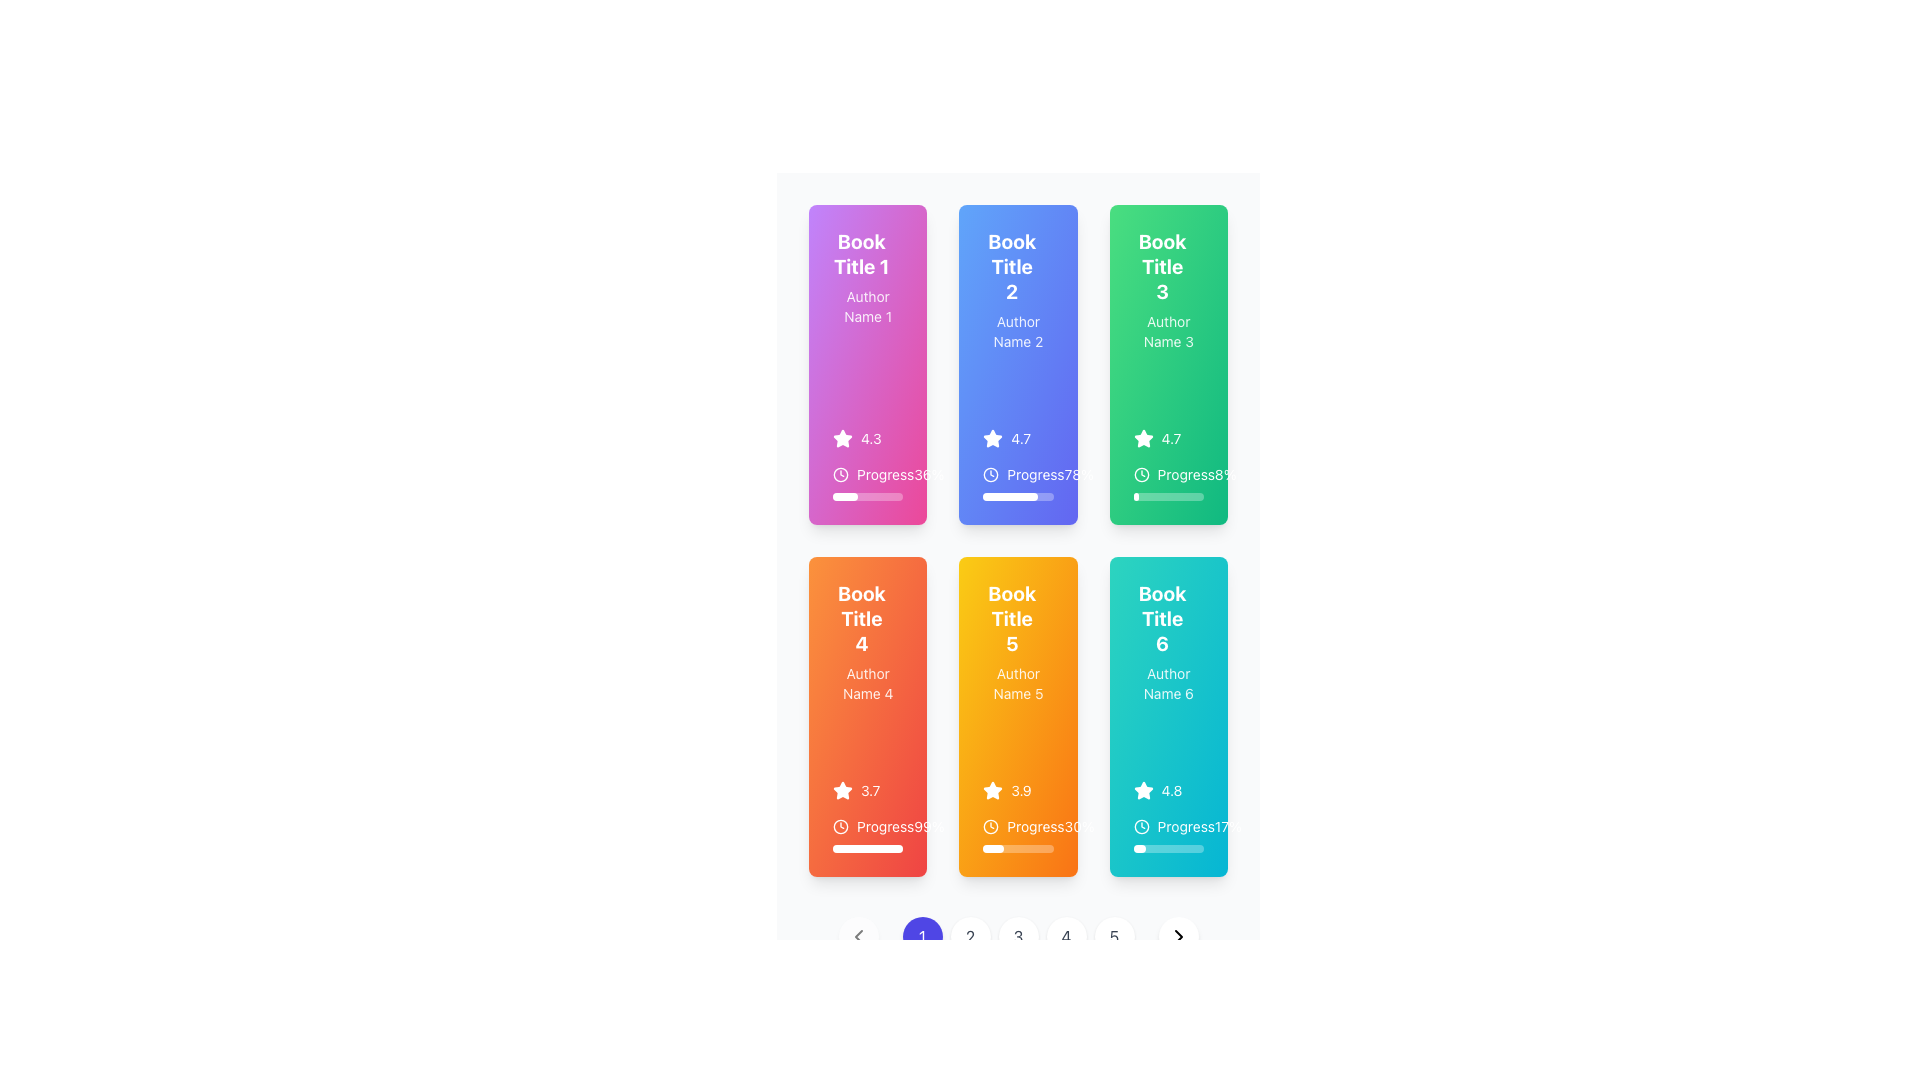 The width and height of the screenshot is (1920, 1080). What do you see at coordinates (868, 817) in the screenshot?
I see `the progress and rating values of the composite UI component displaying a rating of '3.7' with a star icon, a clock icon, the text 'Progress99%', and a progress bar indicating 99% progress, located within the red card for 'Book Title 4'` at bounding box center [868, 817].